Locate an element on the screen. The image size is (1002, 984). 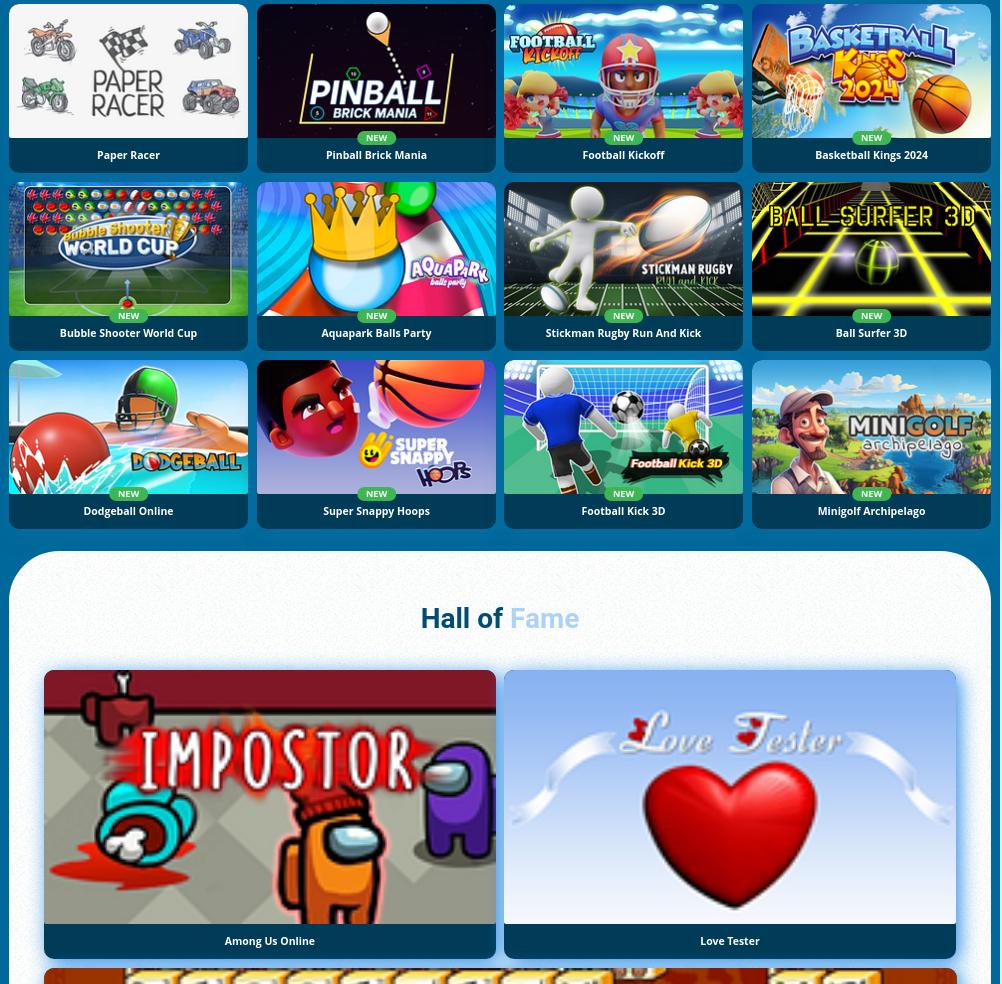
'Aquapark Balls Party' is located at coordinates (375, 331).